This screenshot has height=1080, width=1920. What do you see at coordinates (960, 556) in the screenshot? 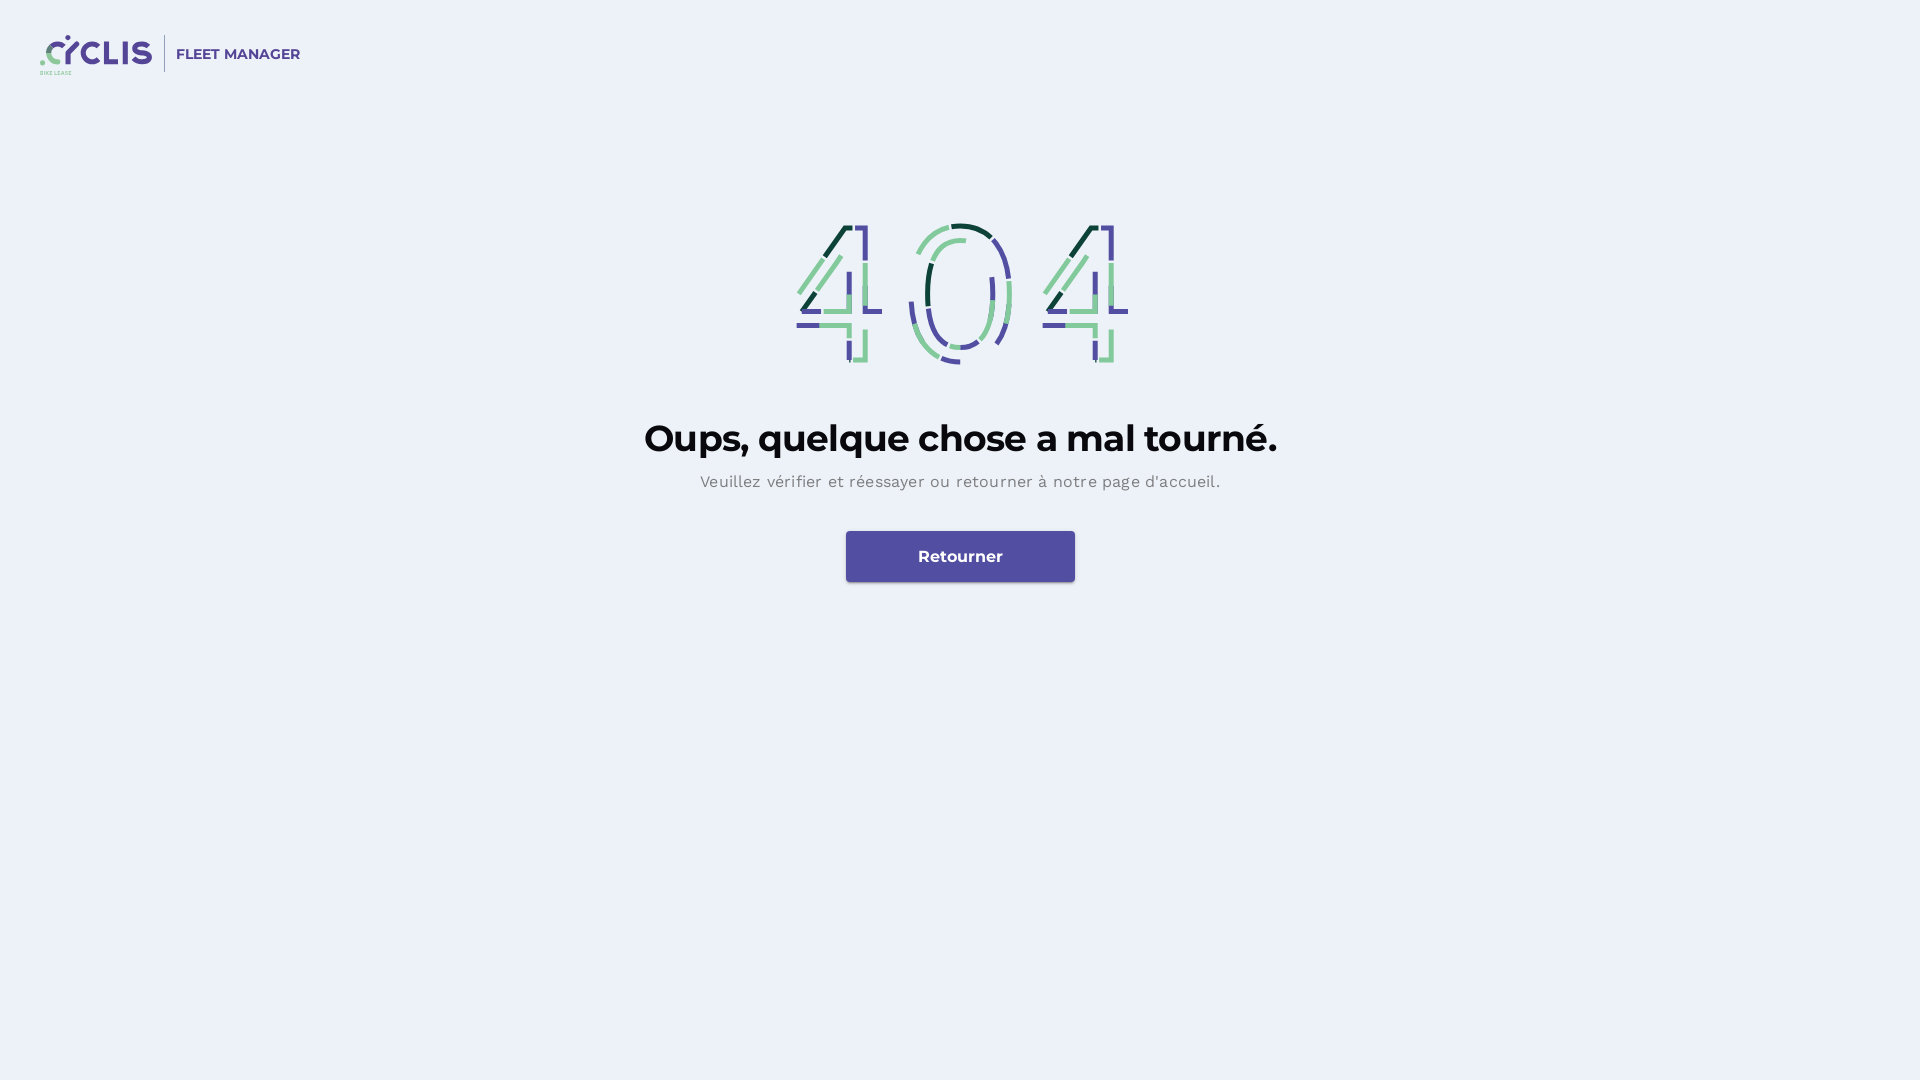
I see `'Retourner'` at bounding box center [960, 556].